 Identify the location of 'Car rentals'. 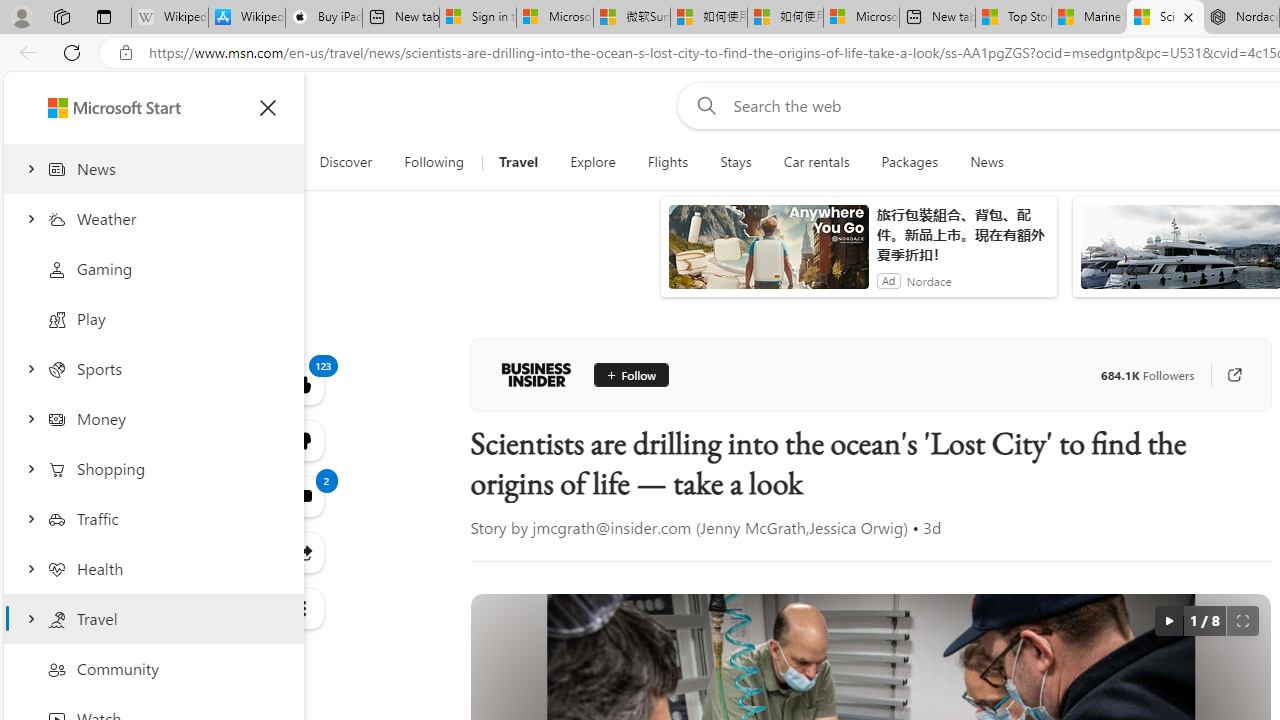
(816, 162).